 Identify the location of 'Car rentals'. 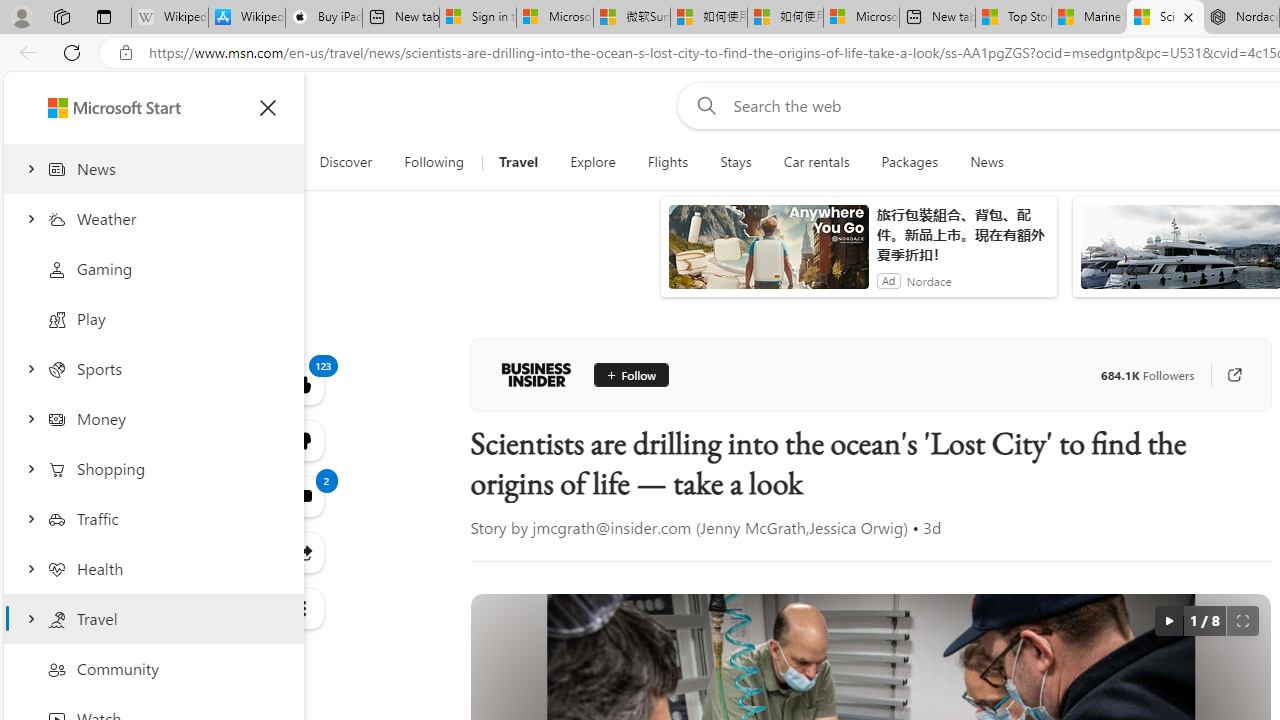
(816, 162).